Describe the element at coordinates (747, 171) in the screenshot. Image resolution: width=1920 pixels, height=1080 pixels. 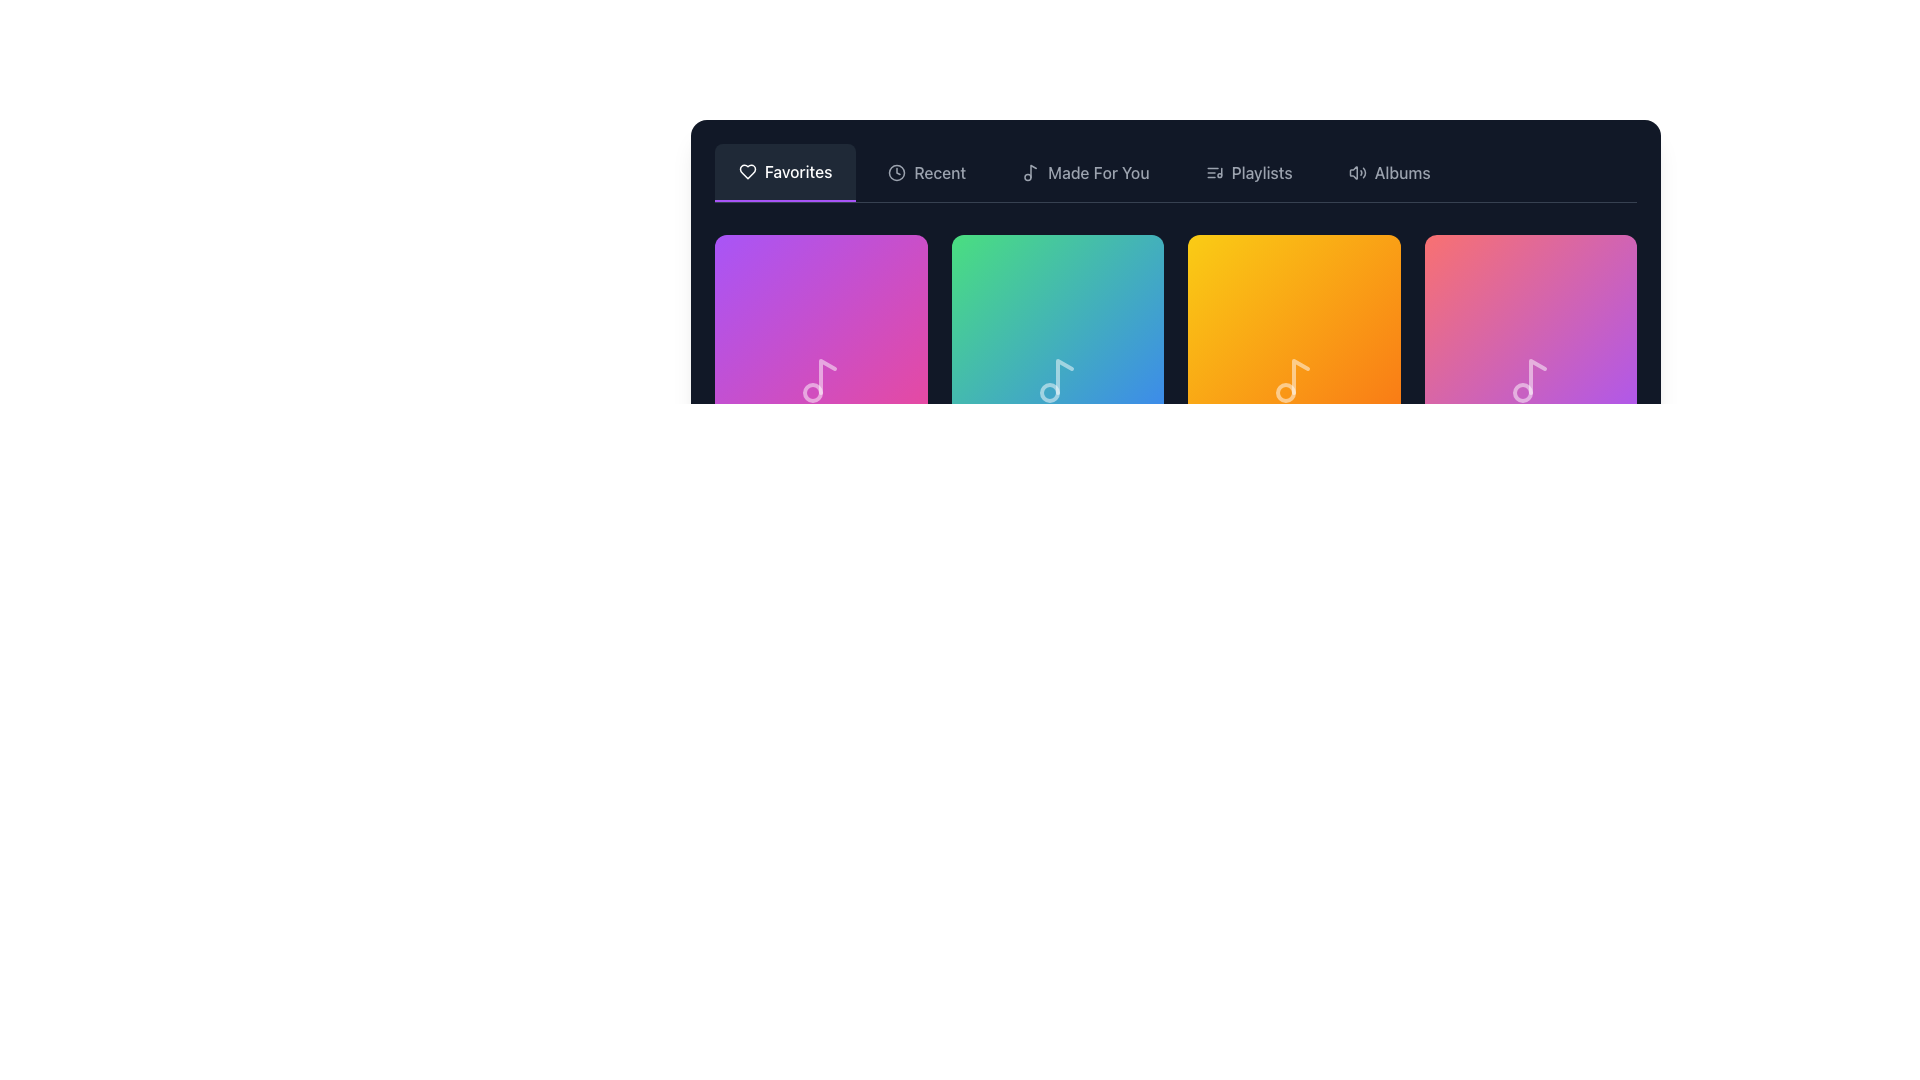
I see `the heart-shaped icon located to the left of the 'Favorites' text in the navigation bar, which serves as part of the visual representation of the 'Favorites' section` at that location.